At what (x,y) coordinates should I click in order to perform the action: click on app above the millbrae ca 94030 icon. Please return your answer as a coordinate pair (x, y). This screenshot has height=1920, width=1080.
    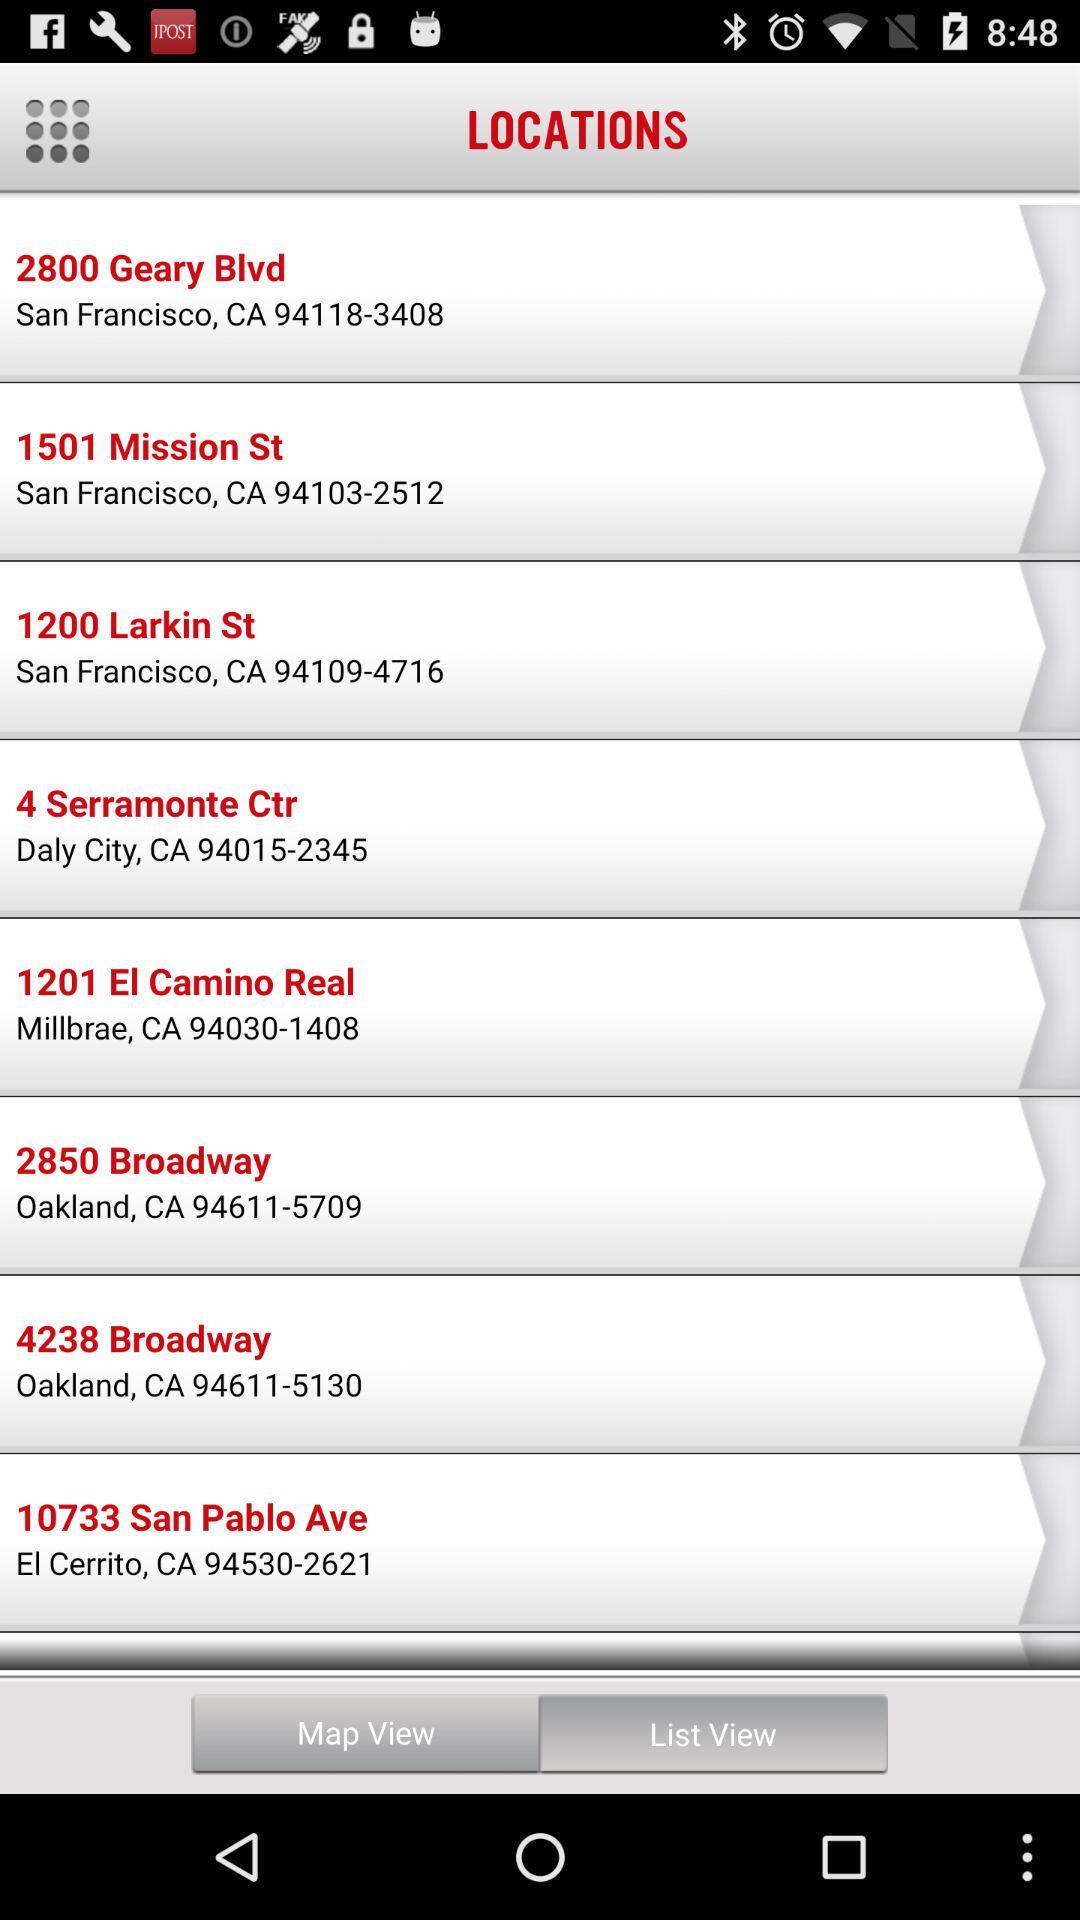
    Looking at the image, I should click on (185, 984).